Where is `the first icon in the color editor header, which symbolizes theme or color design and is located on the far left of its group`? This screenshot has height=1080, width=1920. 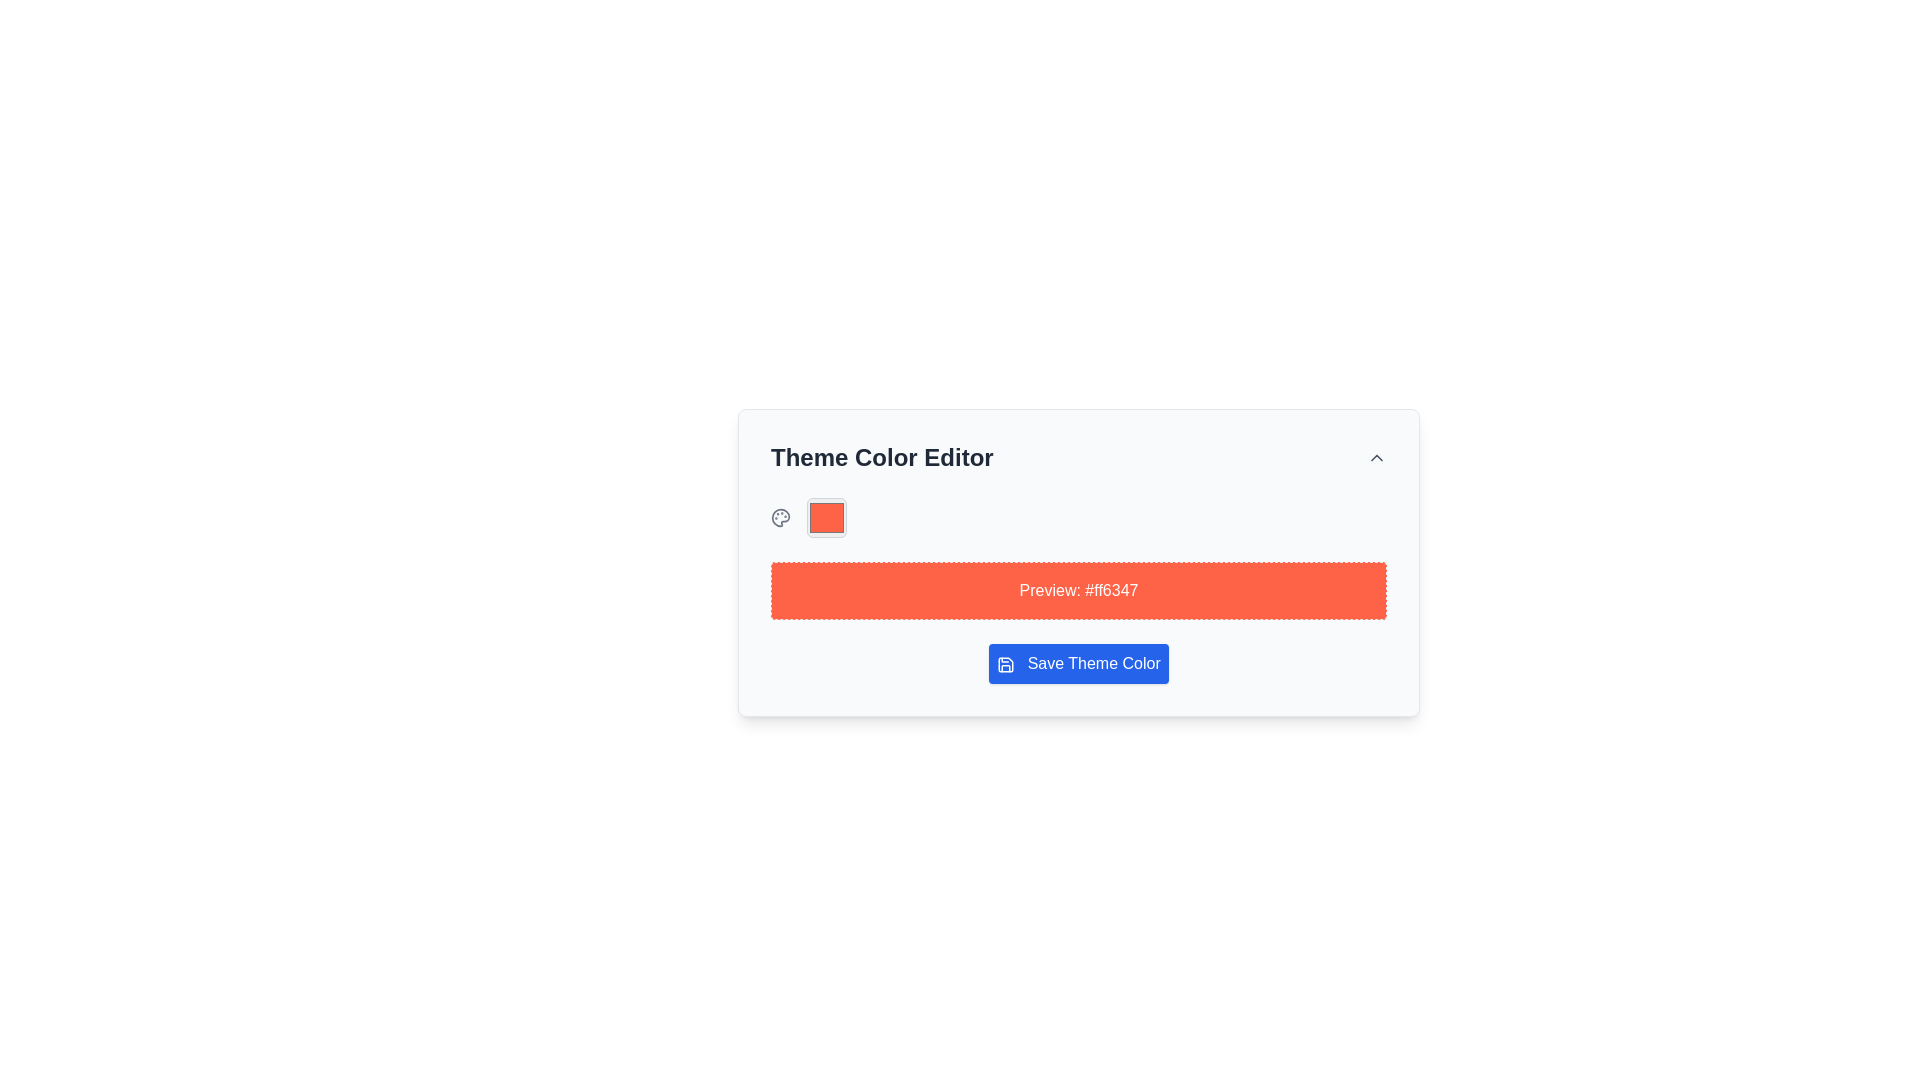
the first icon in the color editor header, which symbolizes theme or color design and is located on the far left of its group is located at coordinates (780, 516).